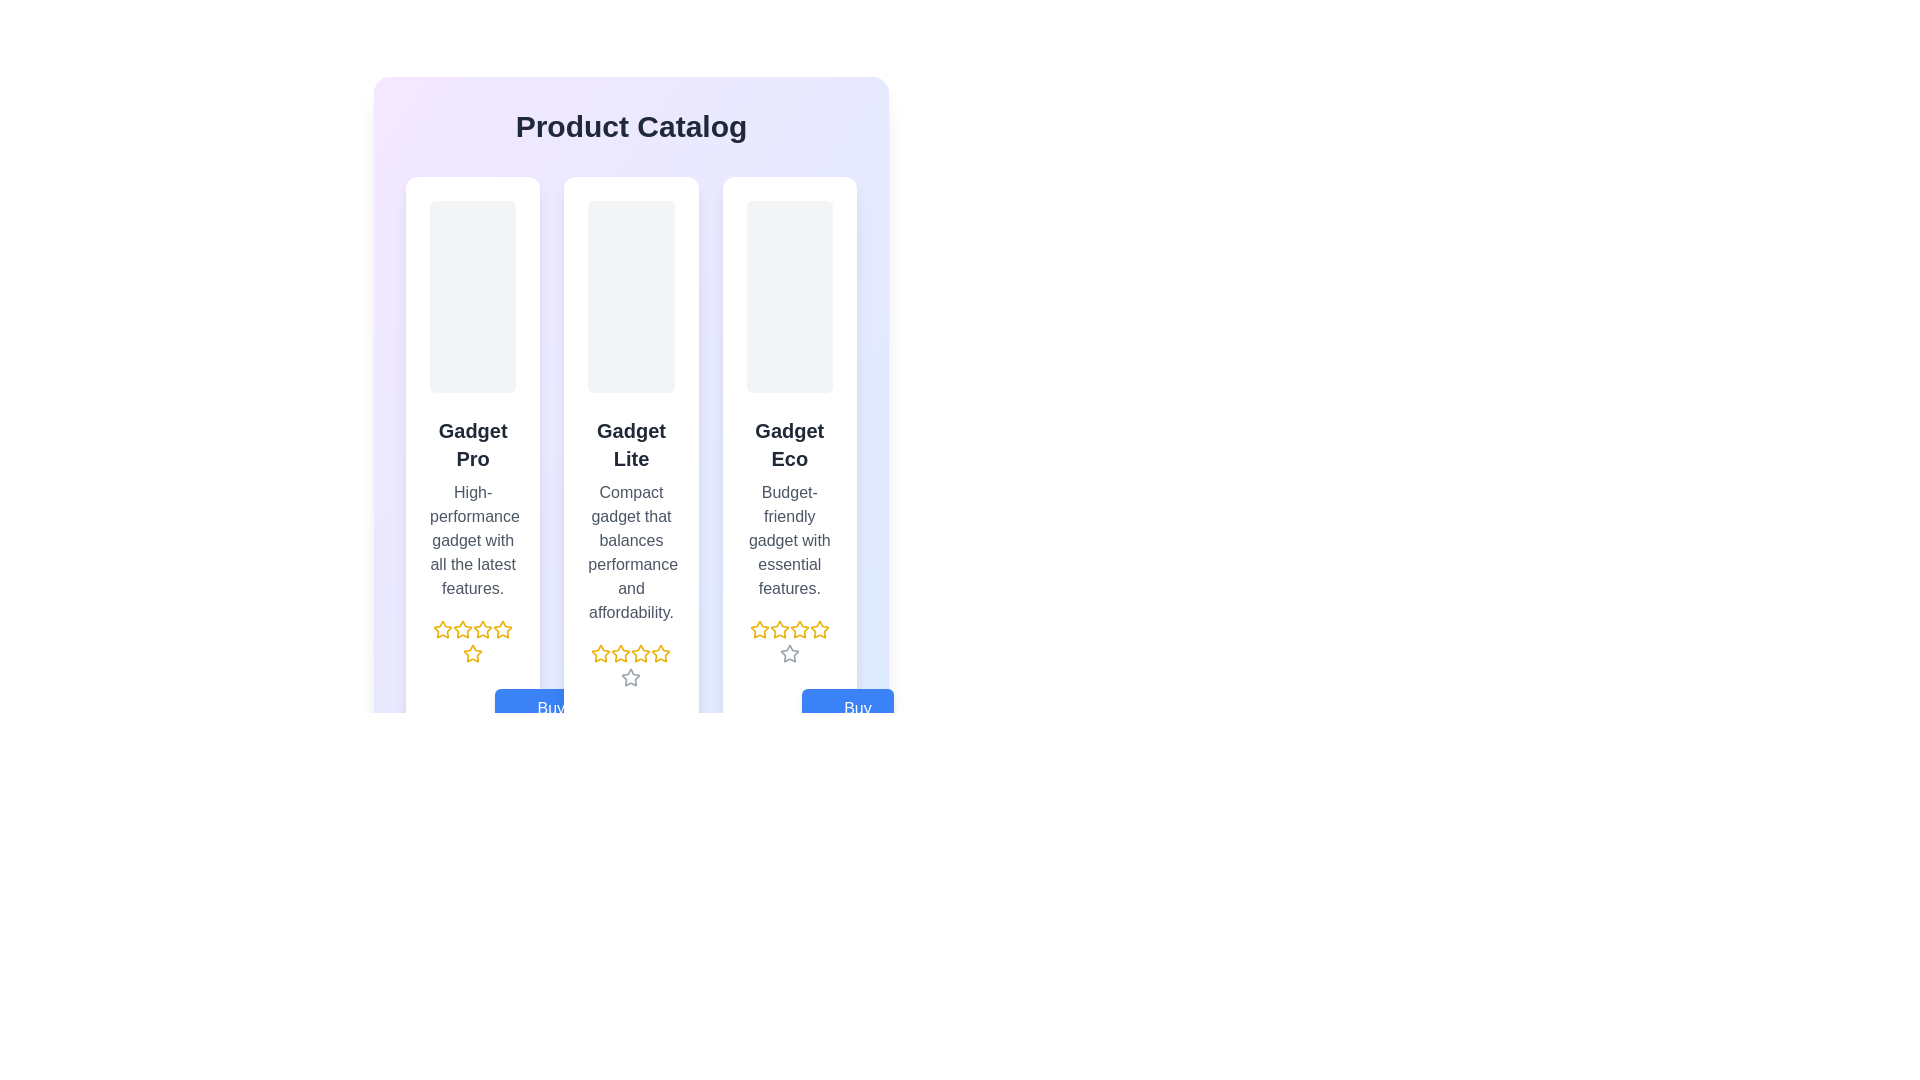 The width and height of the screenshot is (1920, 1080). I want to click on the third star icon in the rating row for the 'Gadget Eco' product, so click(778, 628).